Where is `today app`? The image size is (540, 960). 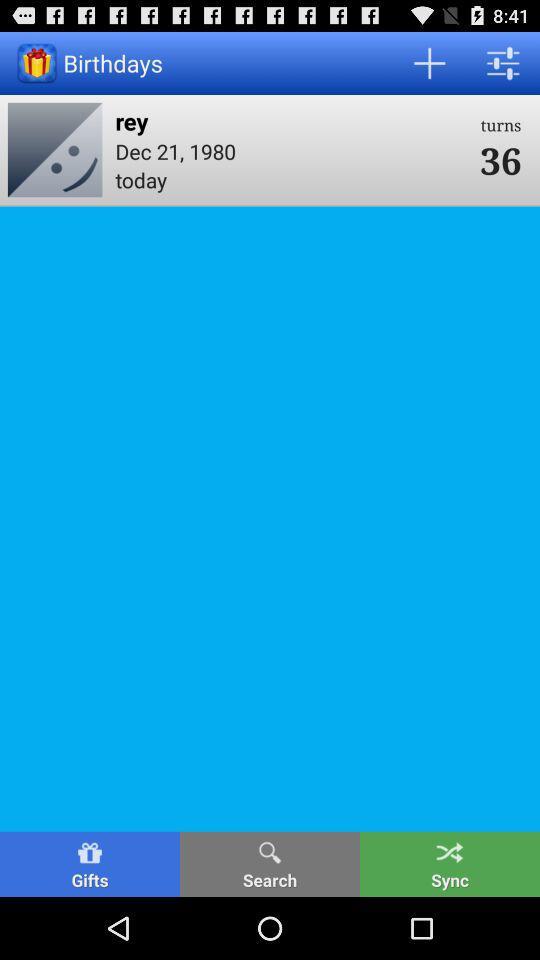 today app is located at coordinates (290, 178).